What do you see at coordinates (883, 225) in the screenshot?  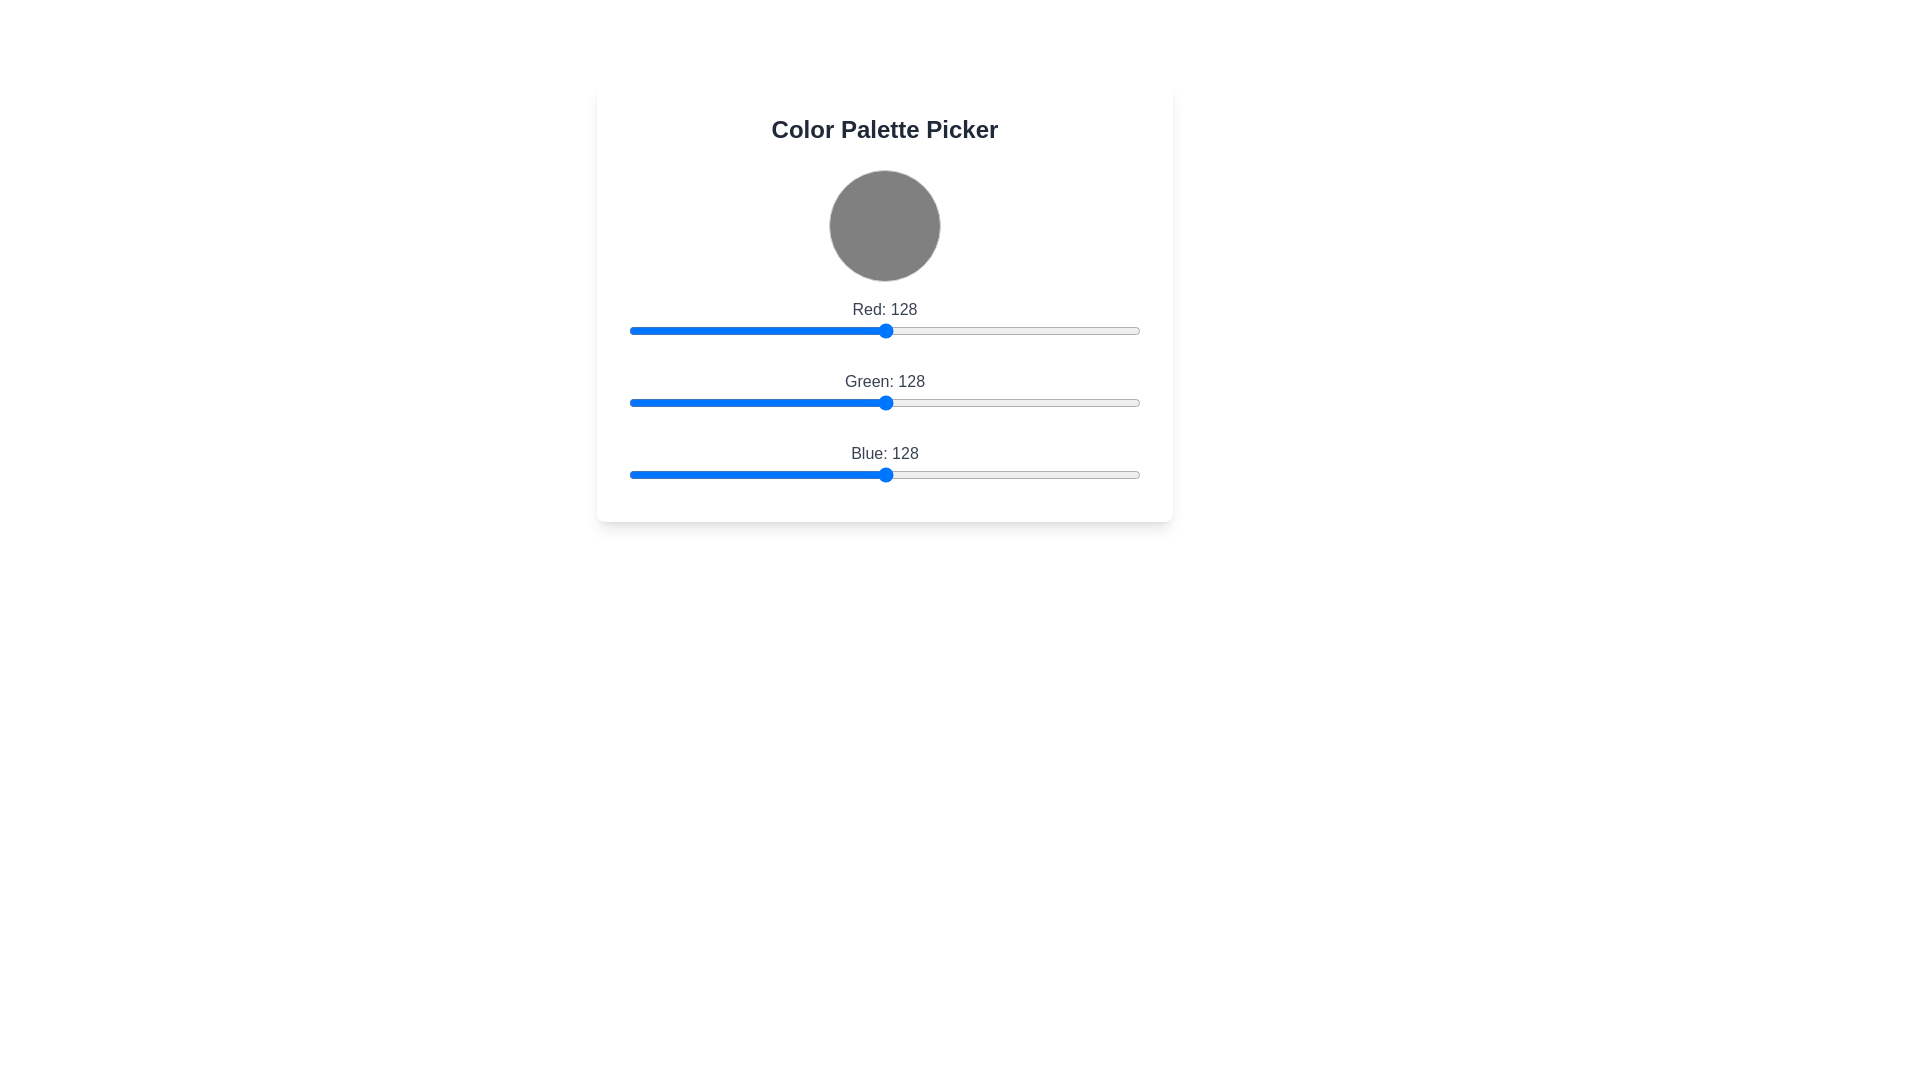 I see `the Circular color display, which is a circular area with a gray background located below the 'Color Palette Picker' title` at bounding box center [883, 225].